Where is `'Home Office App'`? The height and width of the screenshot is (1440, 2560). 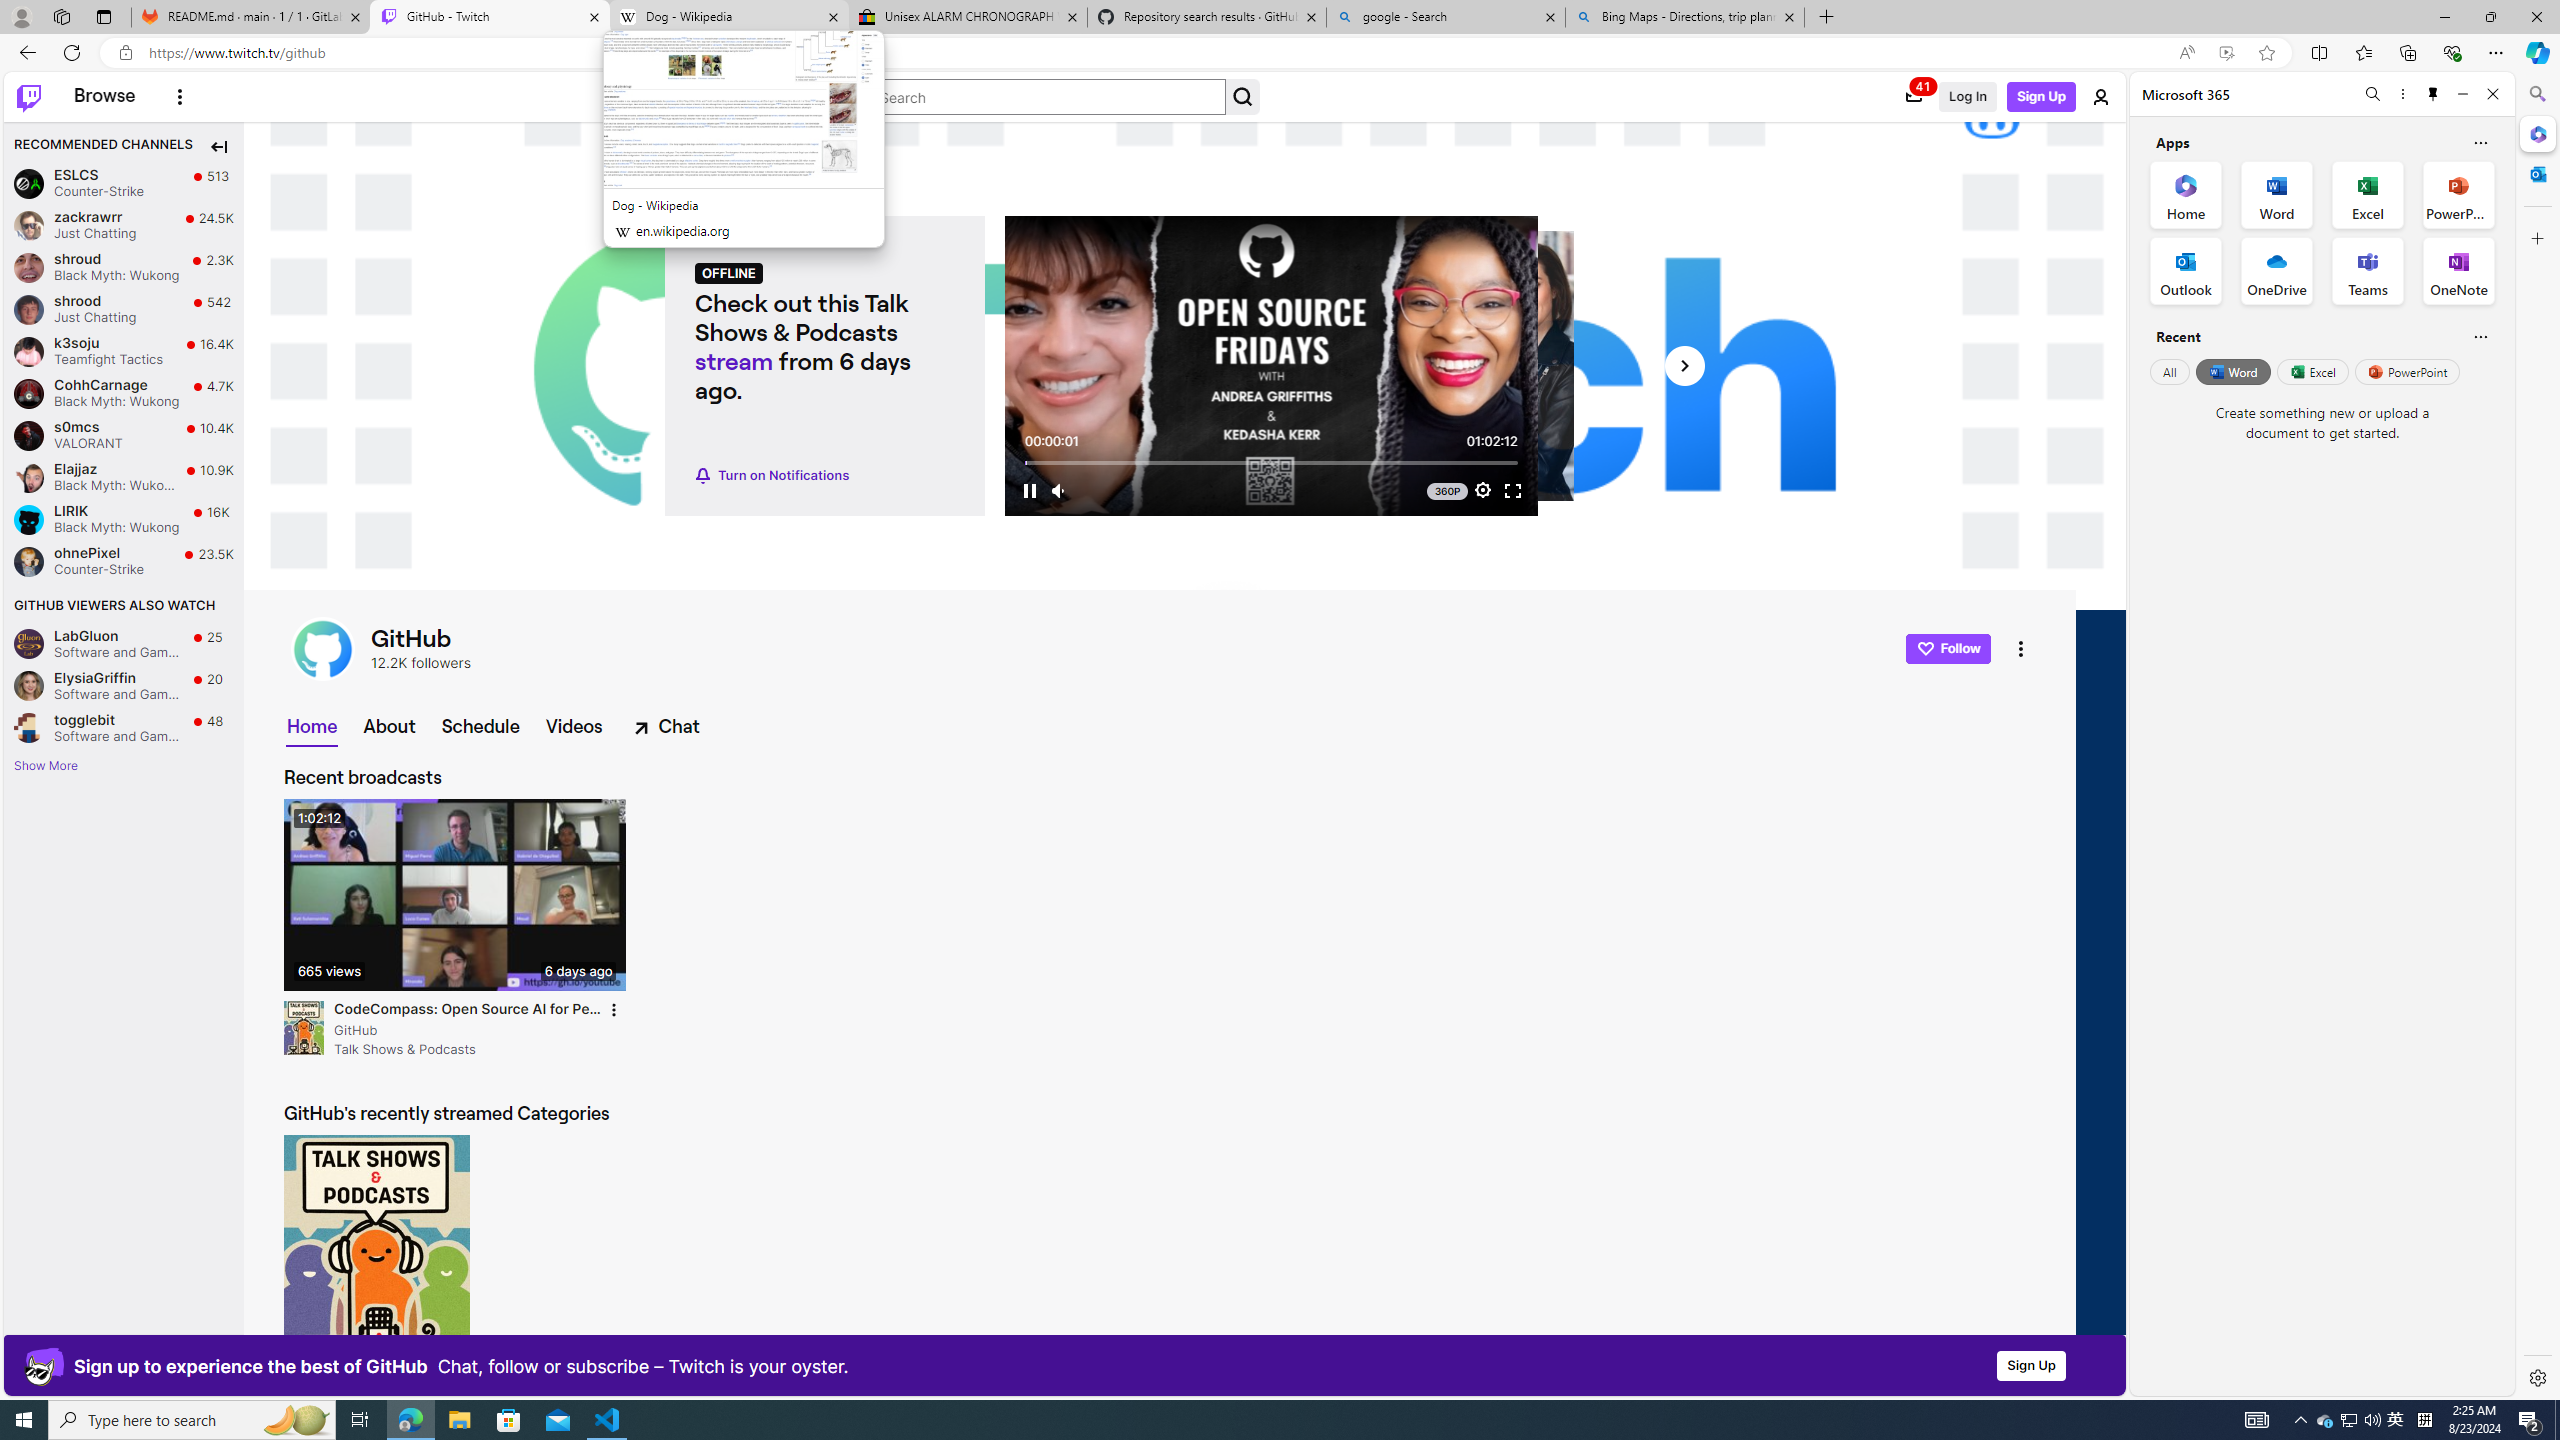
'Home Office App' is located at coordinates (2185, 195).